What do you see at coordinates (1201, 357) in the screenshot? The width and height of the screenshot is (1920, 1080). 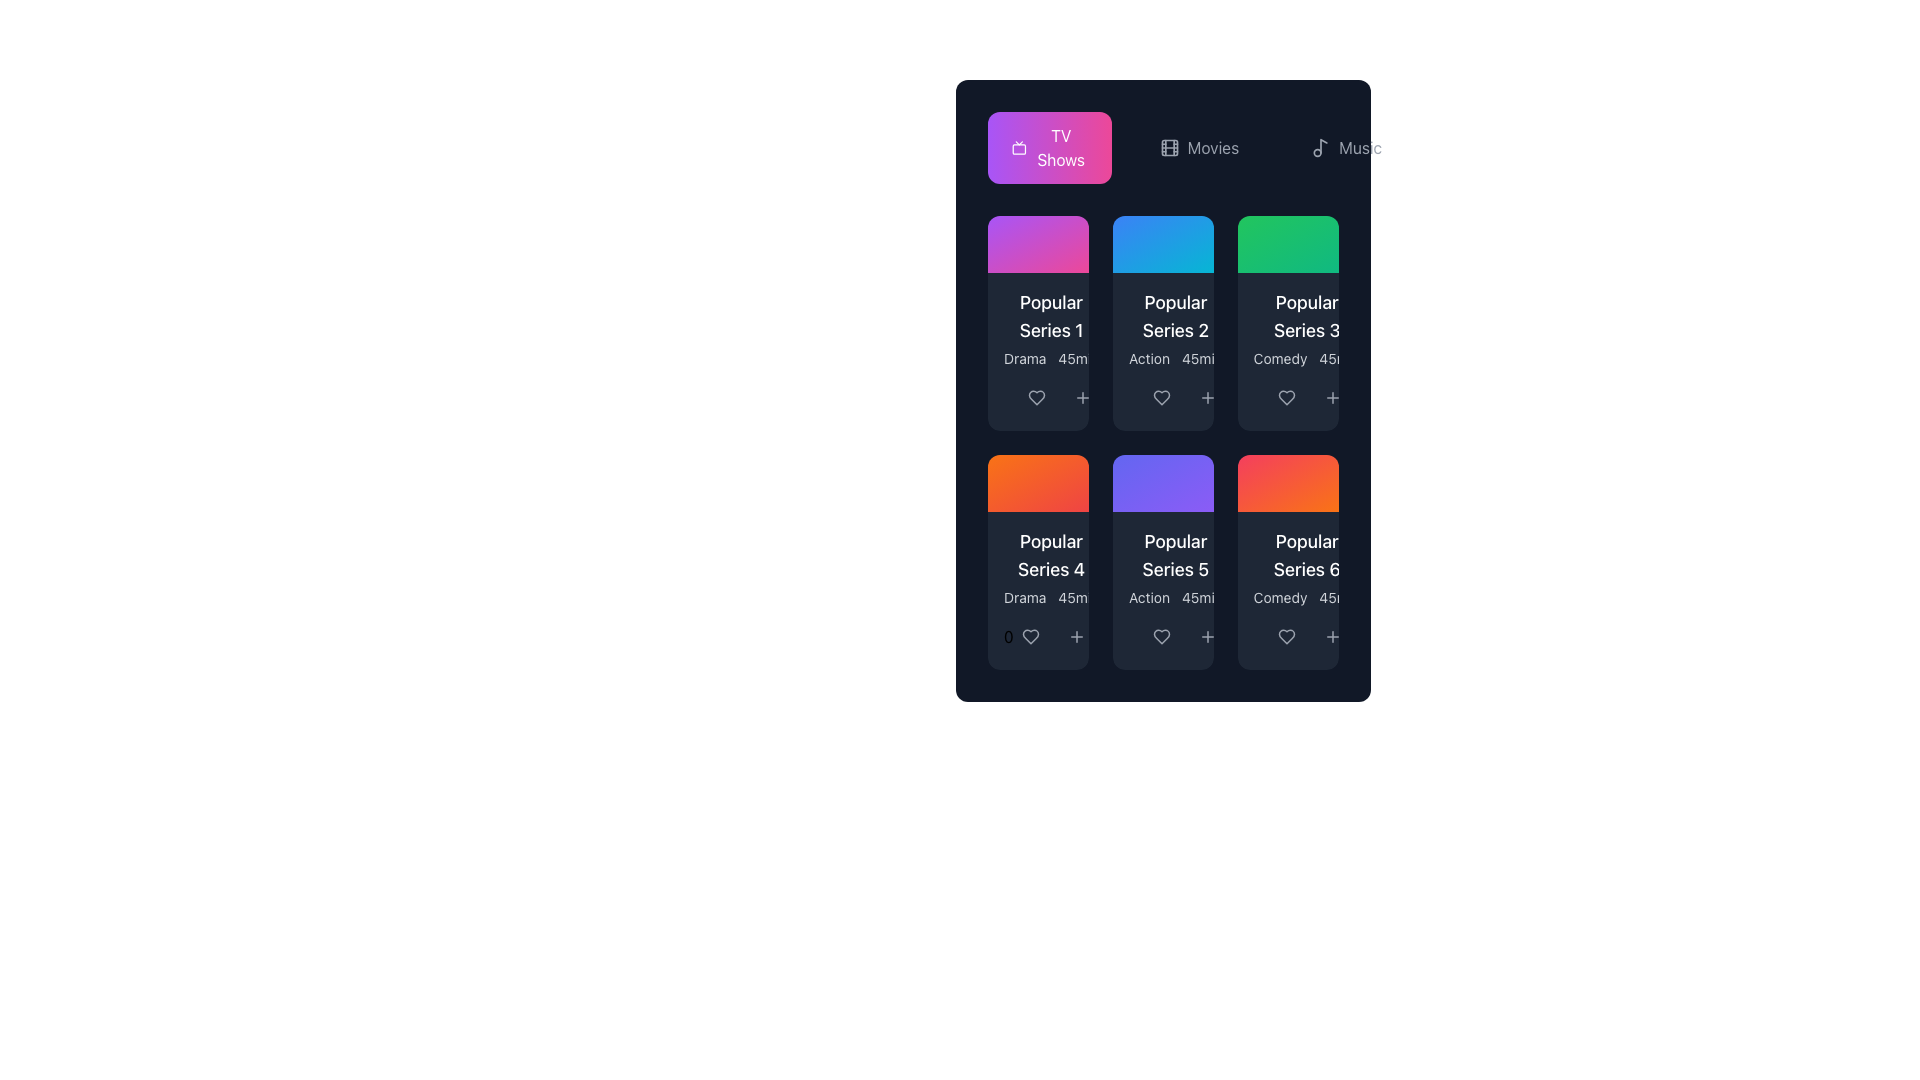 I see `static text label displaying '45min', which is located under the 'Action' label in the 'Popular Series 2' card` at bounding box center [1201, 357].